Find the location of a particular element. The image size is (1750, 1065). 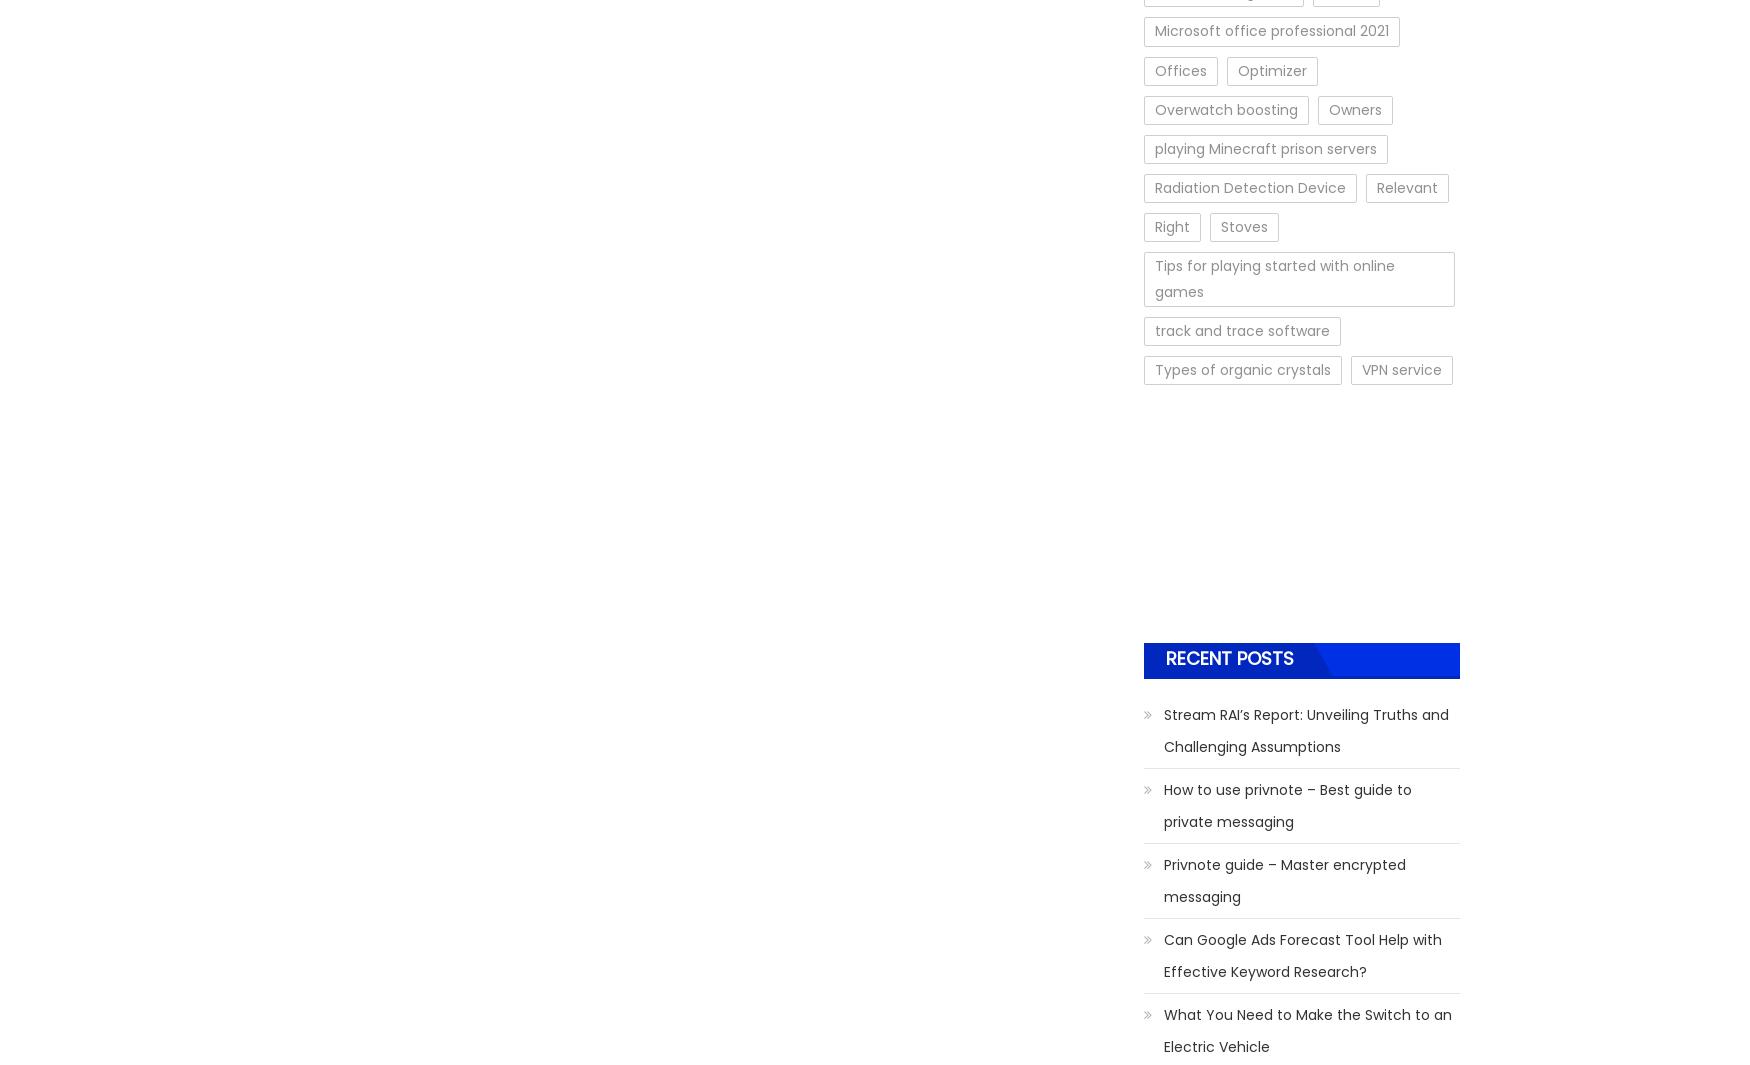

'Tips for playing started with online games' is located at coordinates (1154, 277).